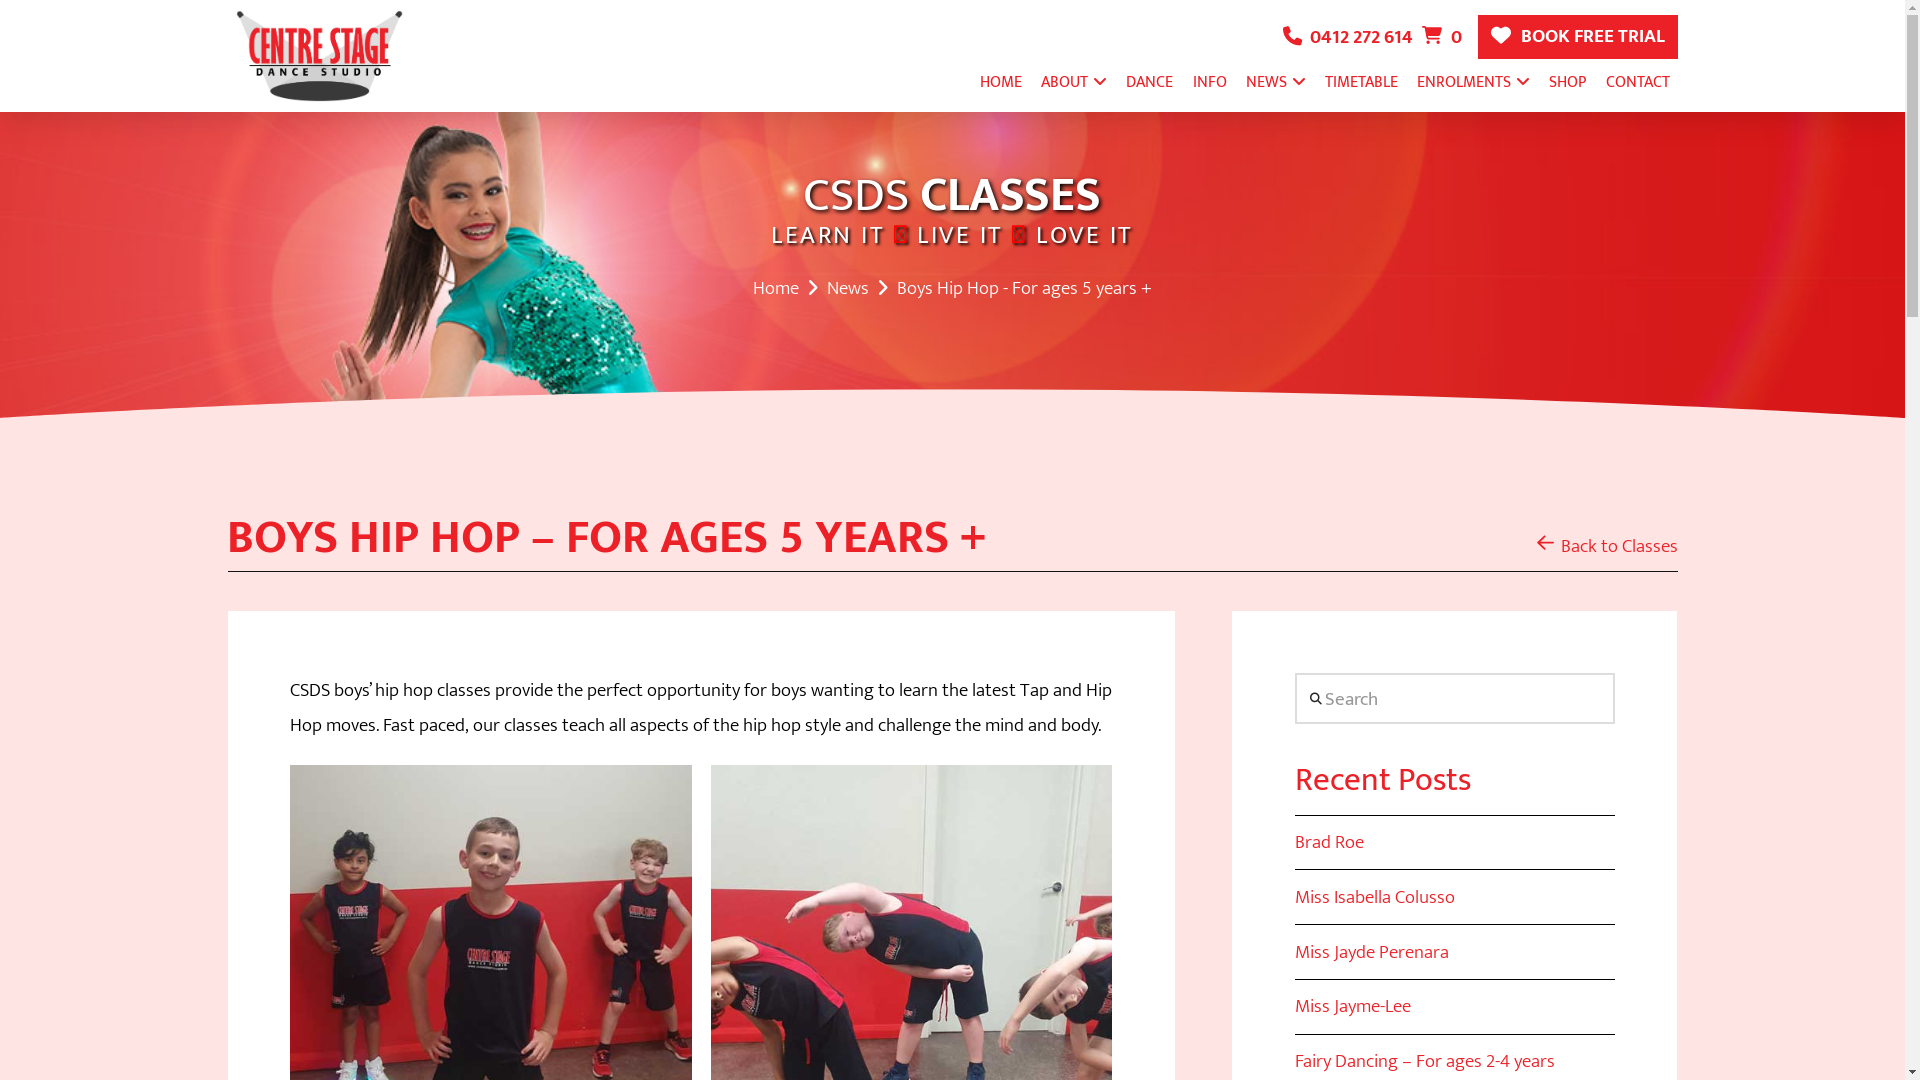 The image size is (1920, 1080). What do you see at coordinates (1539, 80) in the screenshot?
I see `'SHOP'` at bounding box center [1539, 80].